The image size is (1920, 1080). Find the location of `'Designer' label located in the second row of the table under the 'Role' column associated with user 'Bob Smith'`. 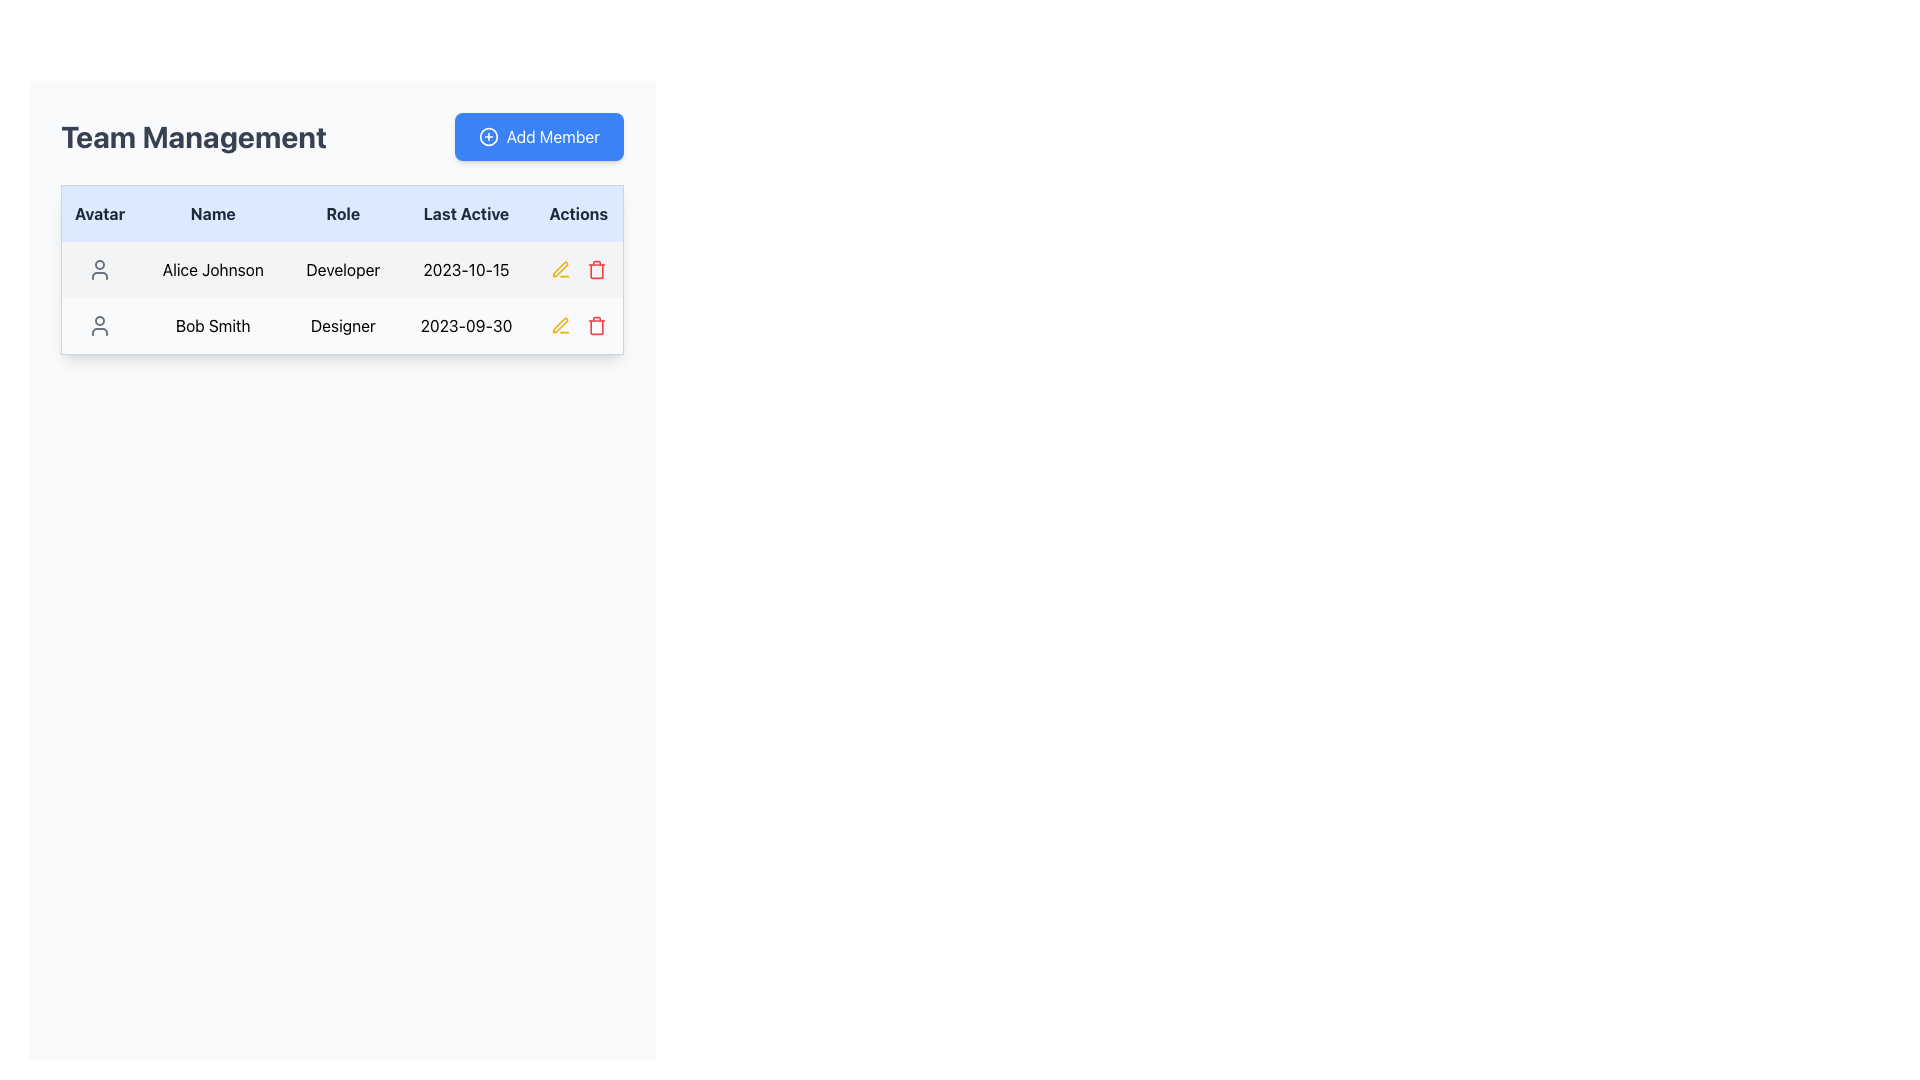

'Designer' label located in the second row of the table under the 'Role' column associated with user 'Bob Smith' is located at coordinates (343, 325).